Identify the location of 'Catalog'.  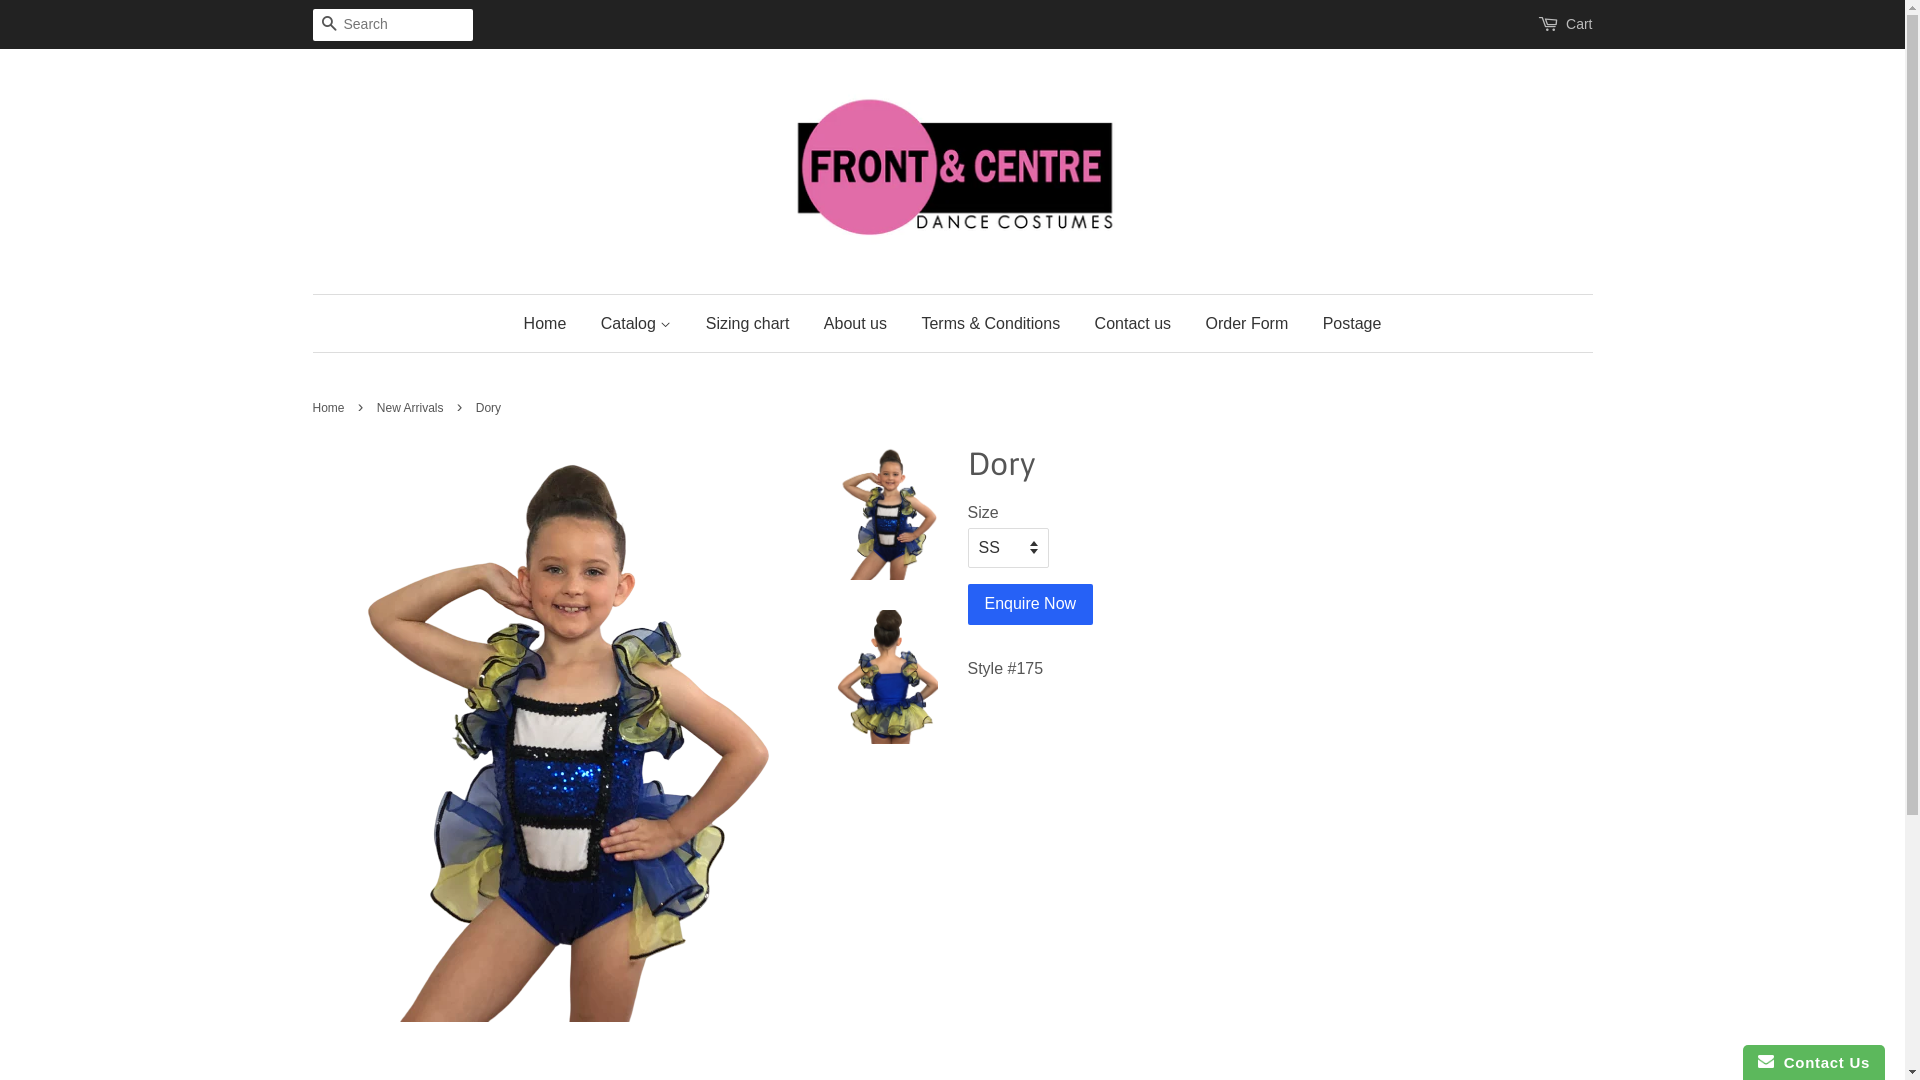
(584, 322).